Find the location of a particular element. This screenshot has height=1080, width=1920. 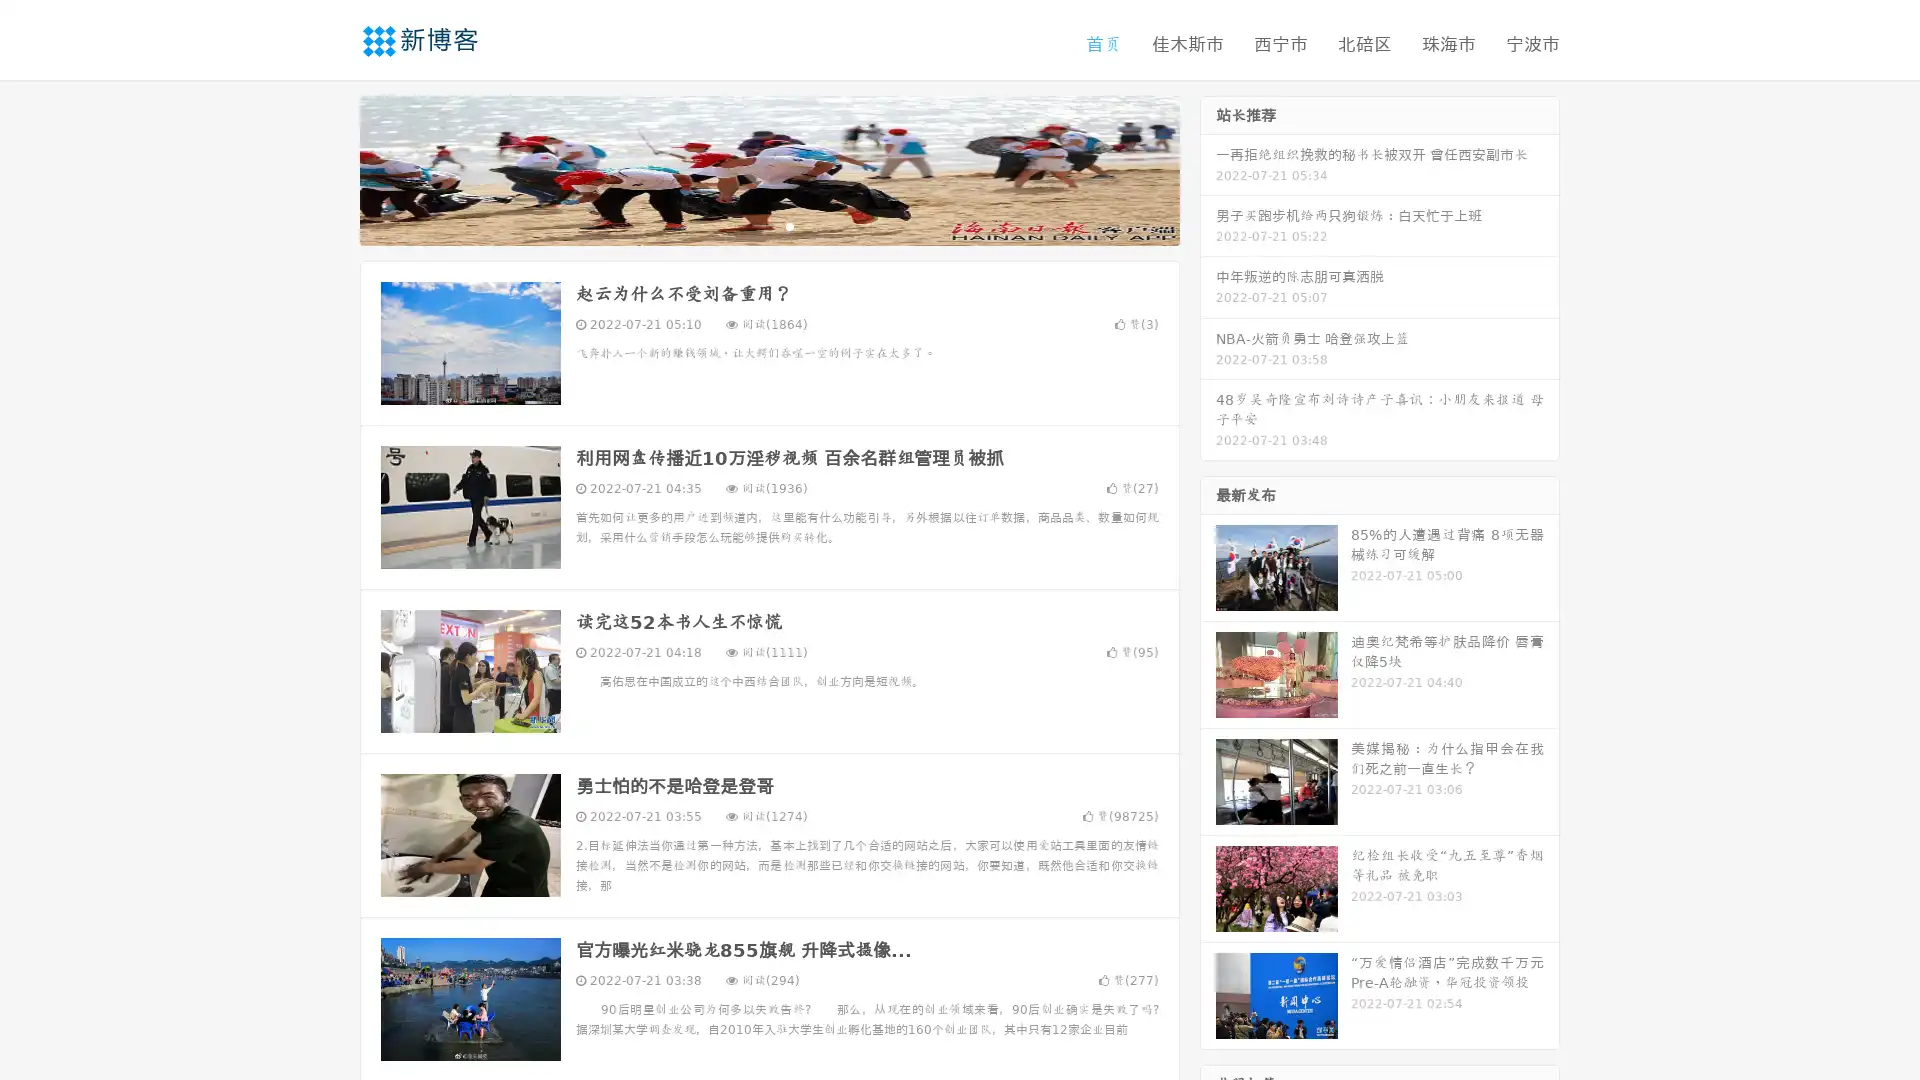

Next slide is located at coordinates (1208, 168).